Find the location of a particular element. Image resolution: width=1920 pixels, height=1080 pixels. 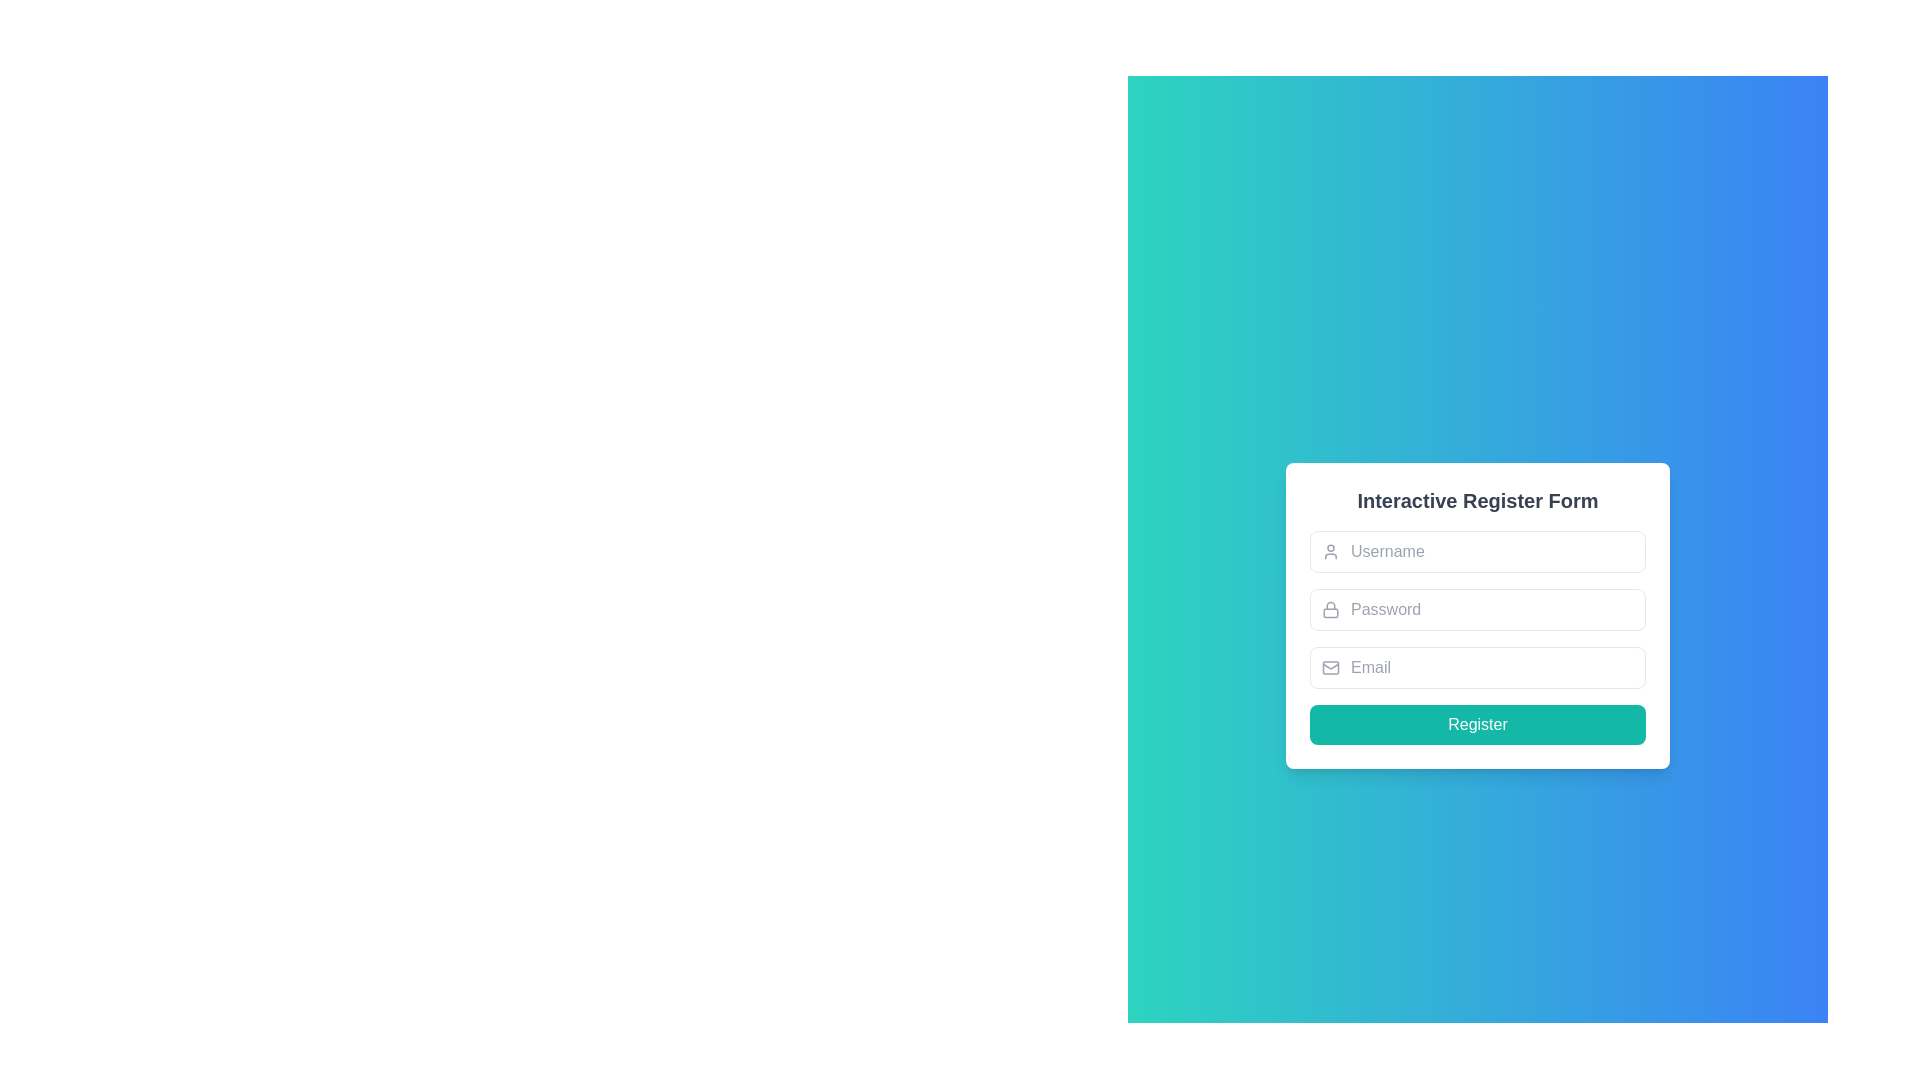

the muted gray lock icon located at the top-left corner of the password input field, positioned before the placeholder text is located at coordinates (1330, 608).